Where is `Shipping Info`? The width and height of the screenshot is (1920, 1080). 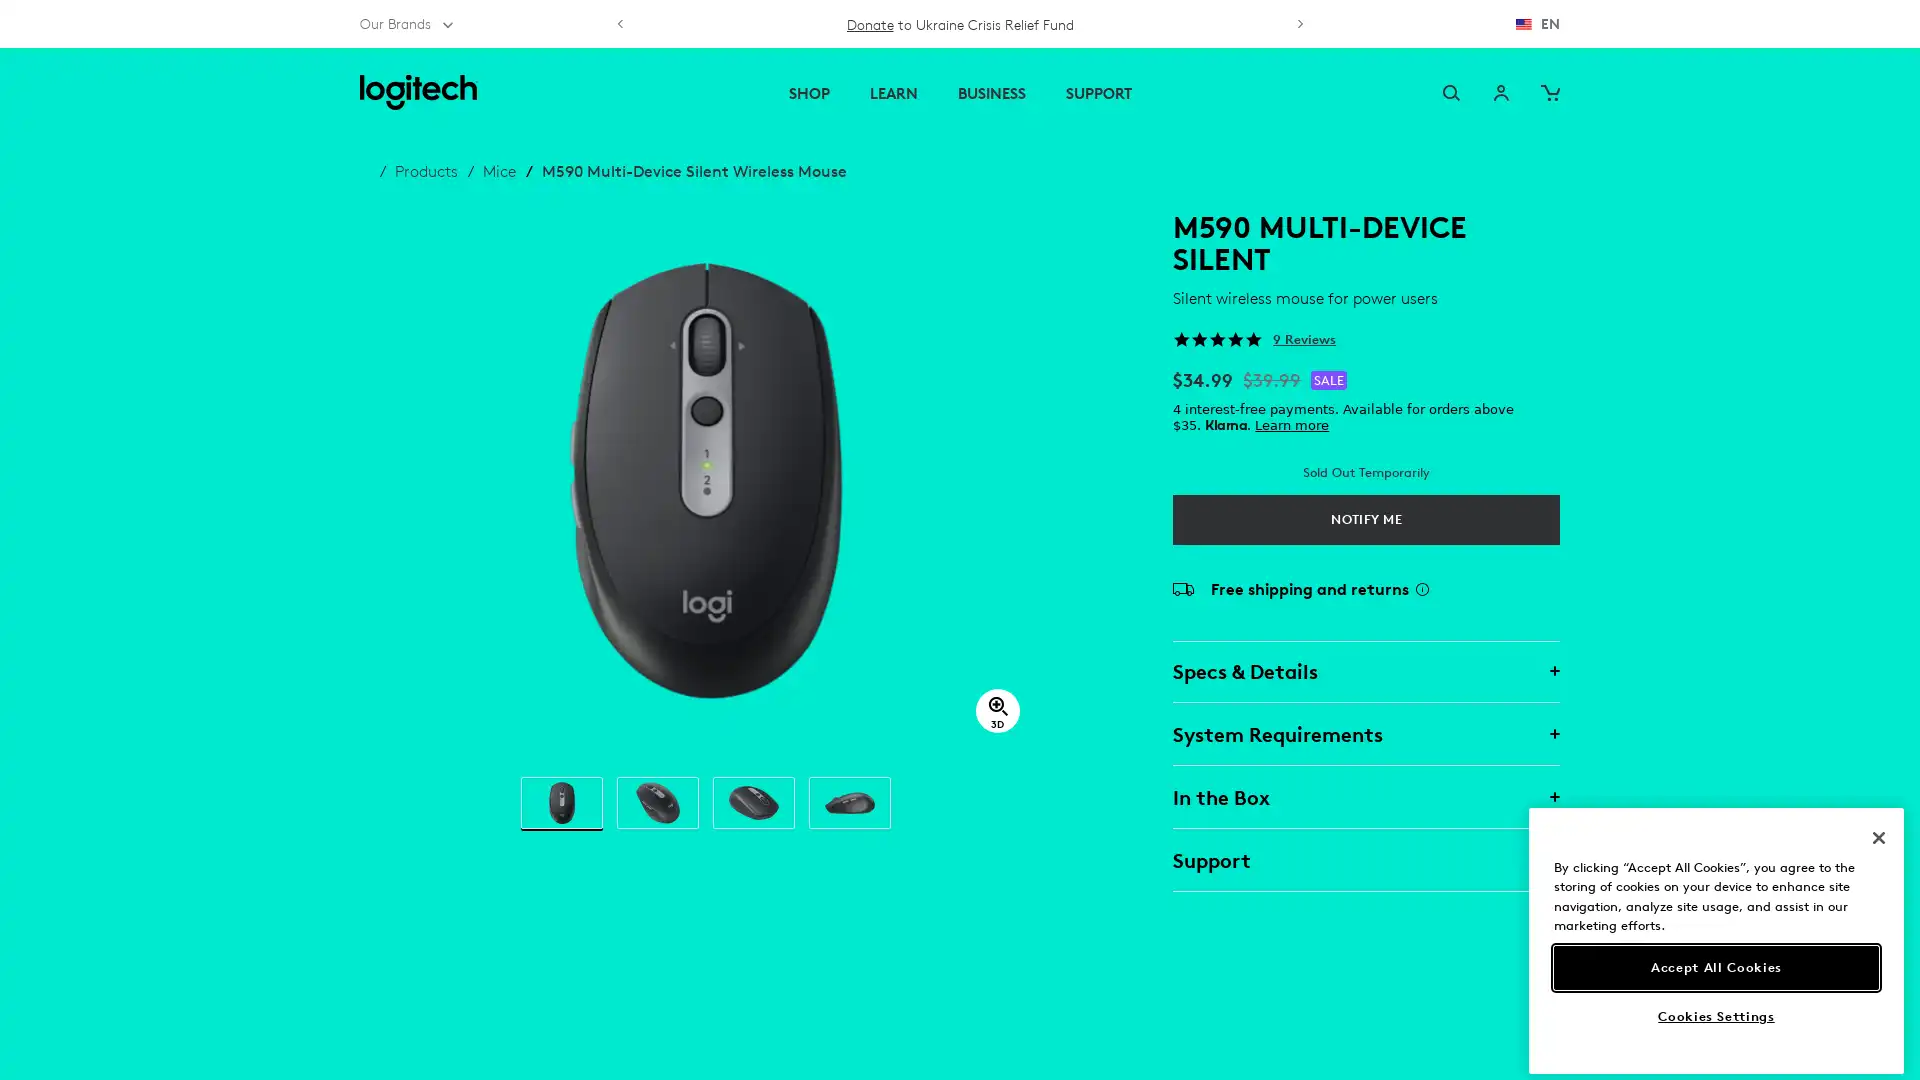
Shipping Info is located at coordinates (1423, 588).